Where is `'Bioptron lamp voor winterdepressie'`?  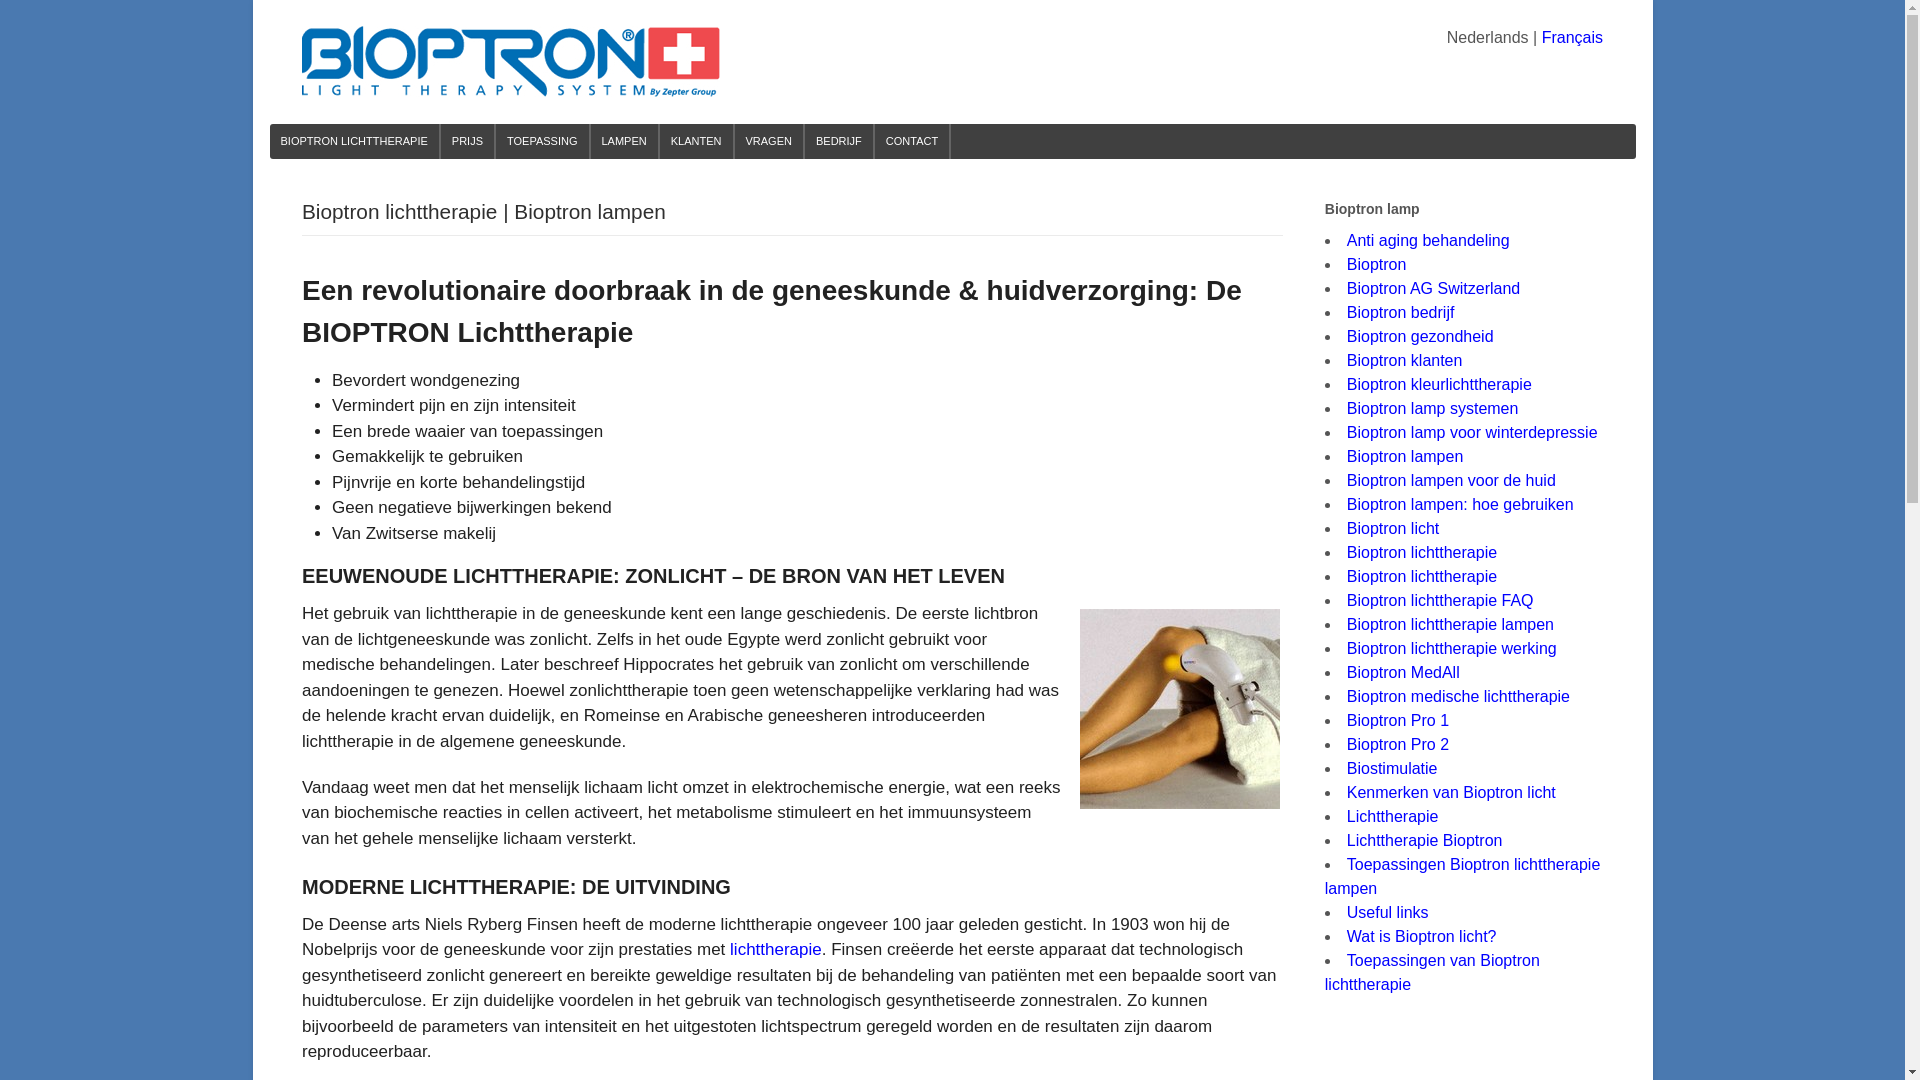
'Bioptron lamp voor winterdepressie' is located at coordinates (1472, 431).